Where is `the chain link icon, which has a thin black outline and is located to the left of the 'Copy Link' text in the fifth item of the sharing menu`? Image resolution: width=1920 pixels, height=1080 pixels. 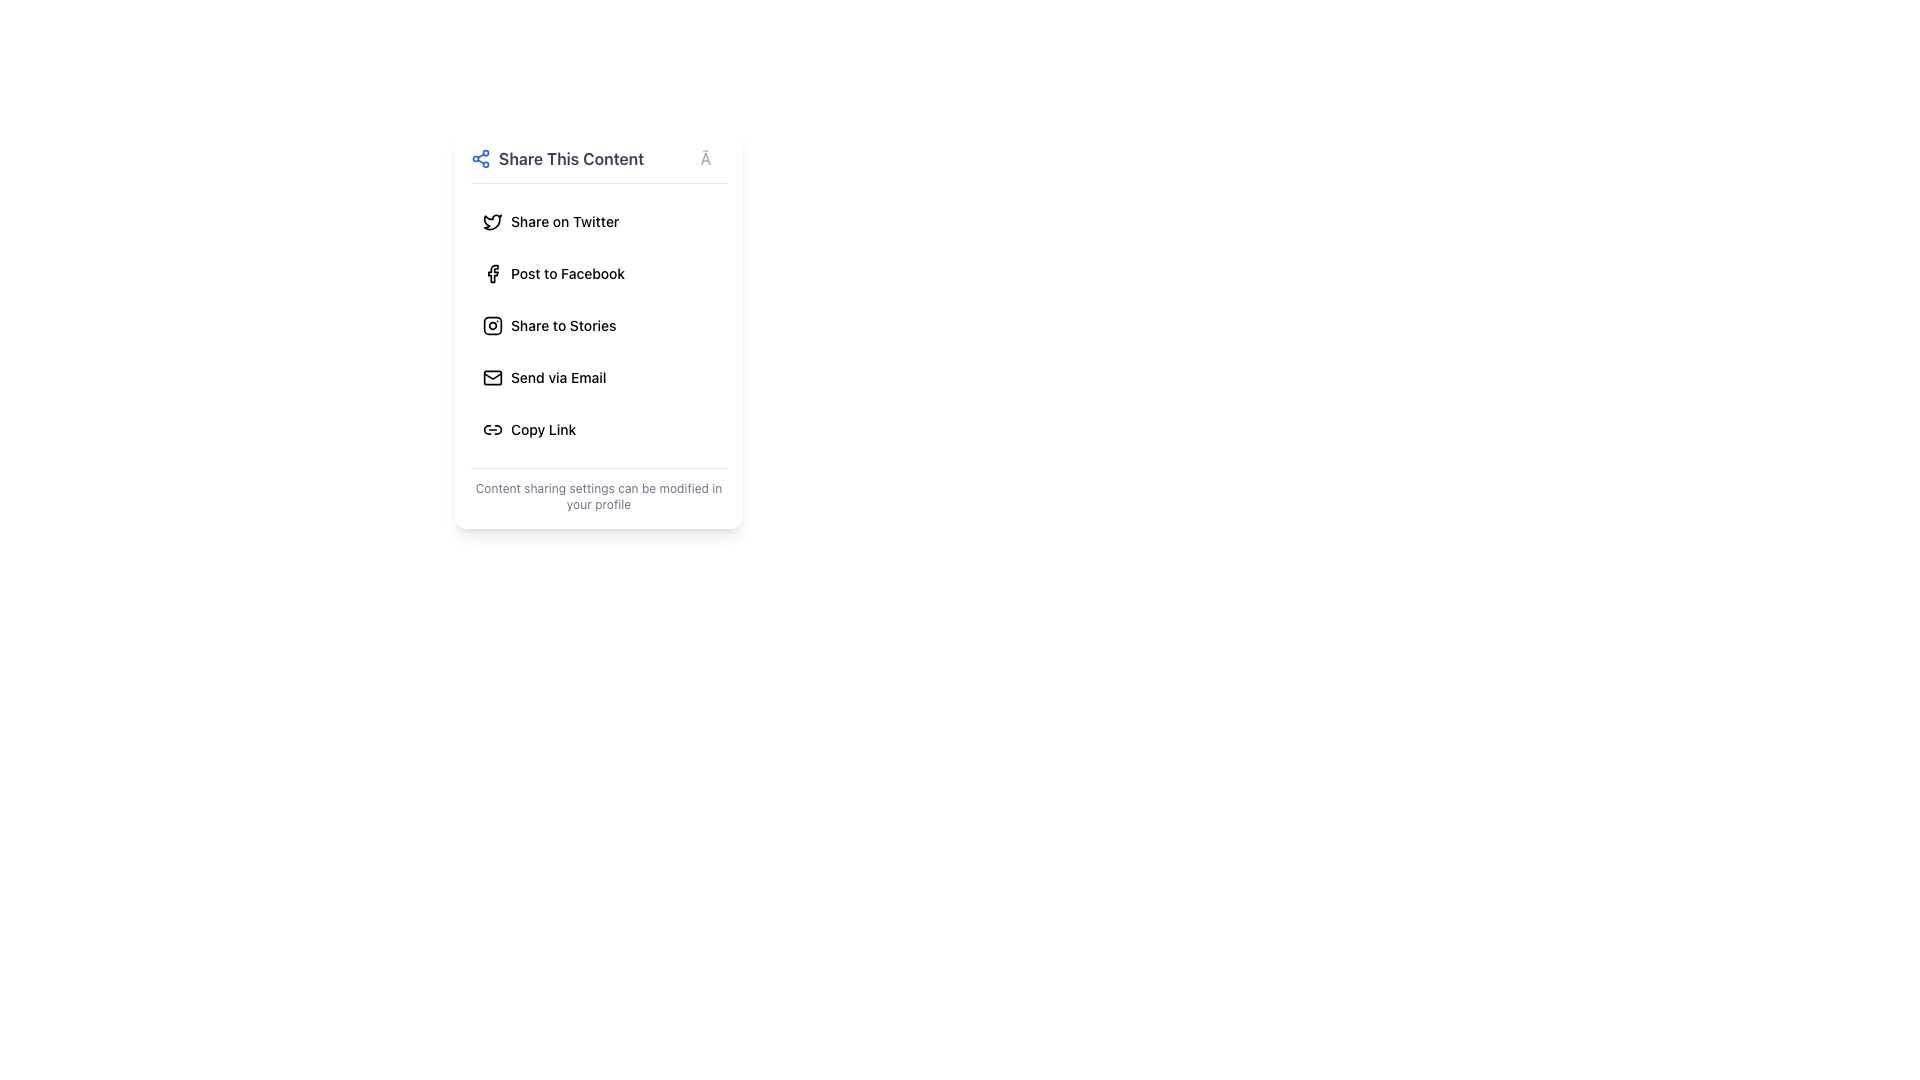 the chain link icon, which has a thin black outline and is located to the left of the 'Copy Link' text in the fifth item of the sharing menu is located at coordinates (493, 428).